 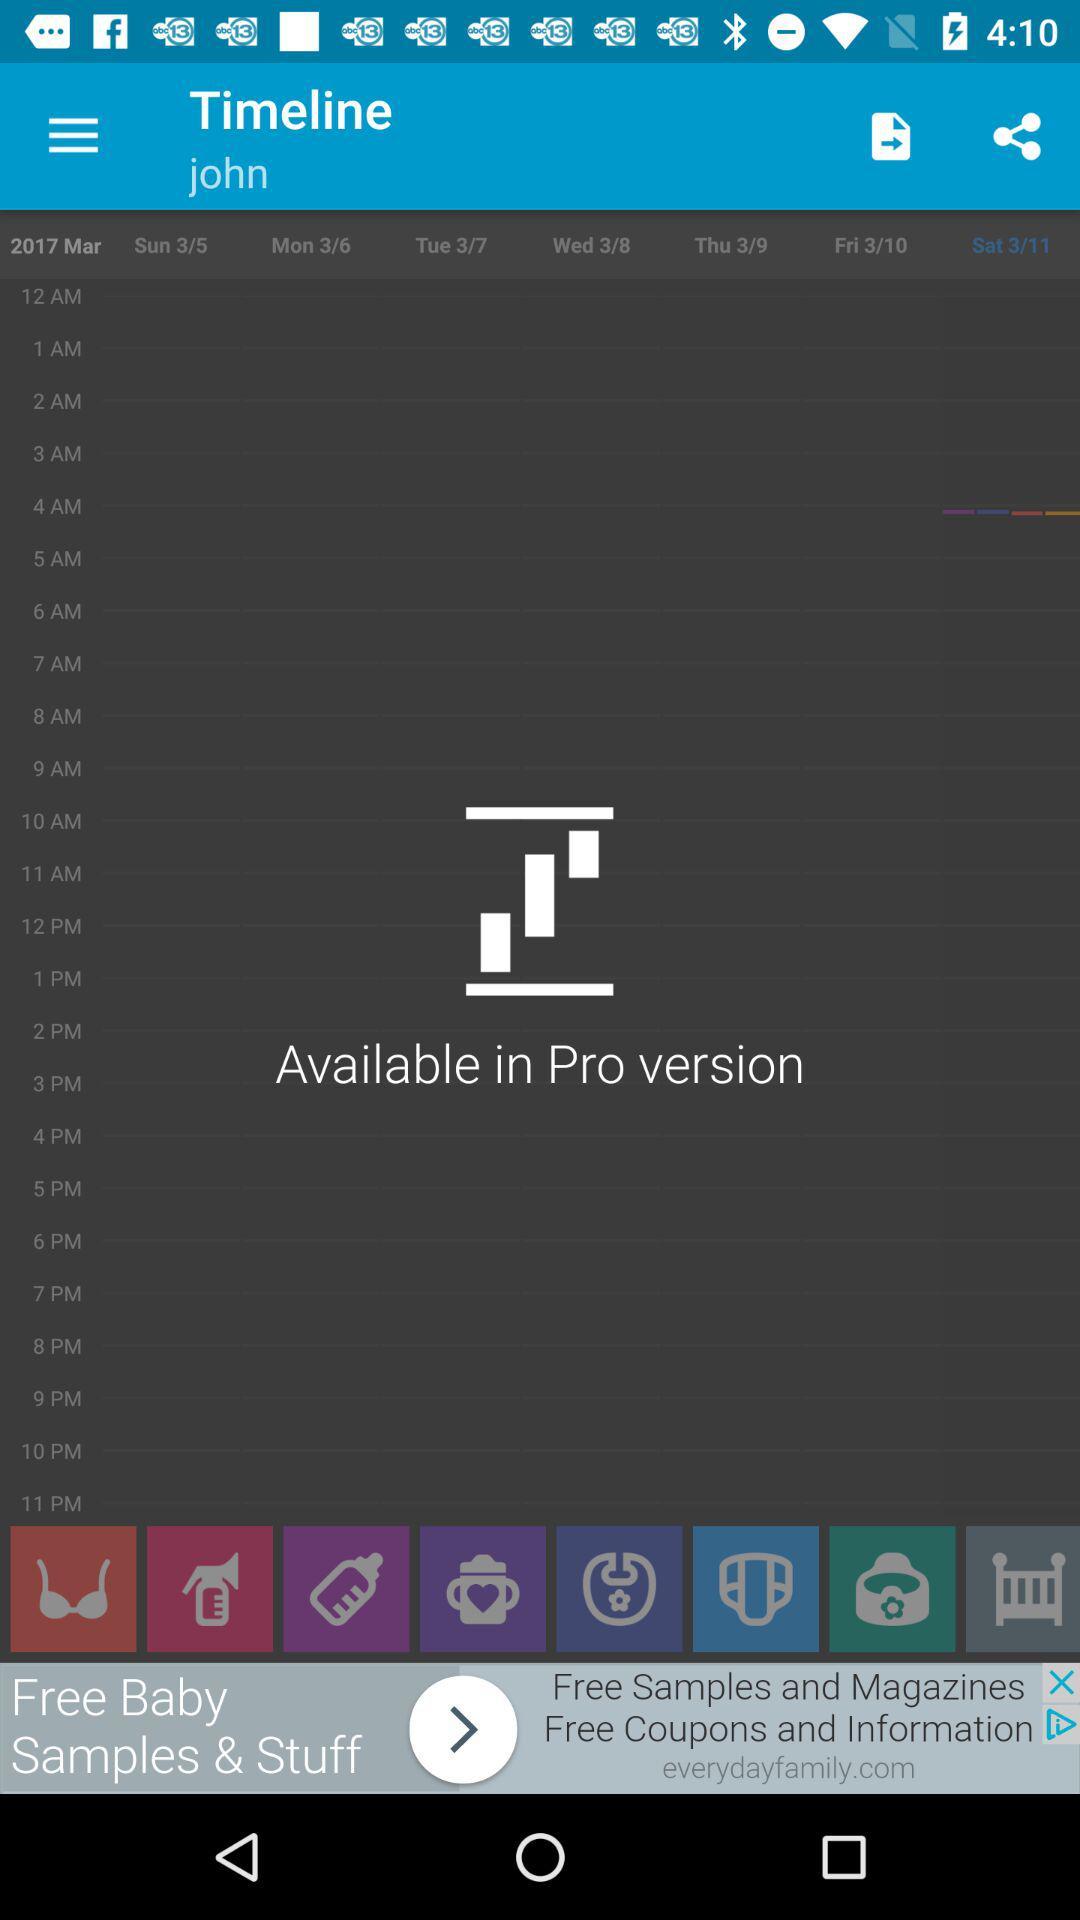 I want to click on item, so click(x=1022, y=1588).